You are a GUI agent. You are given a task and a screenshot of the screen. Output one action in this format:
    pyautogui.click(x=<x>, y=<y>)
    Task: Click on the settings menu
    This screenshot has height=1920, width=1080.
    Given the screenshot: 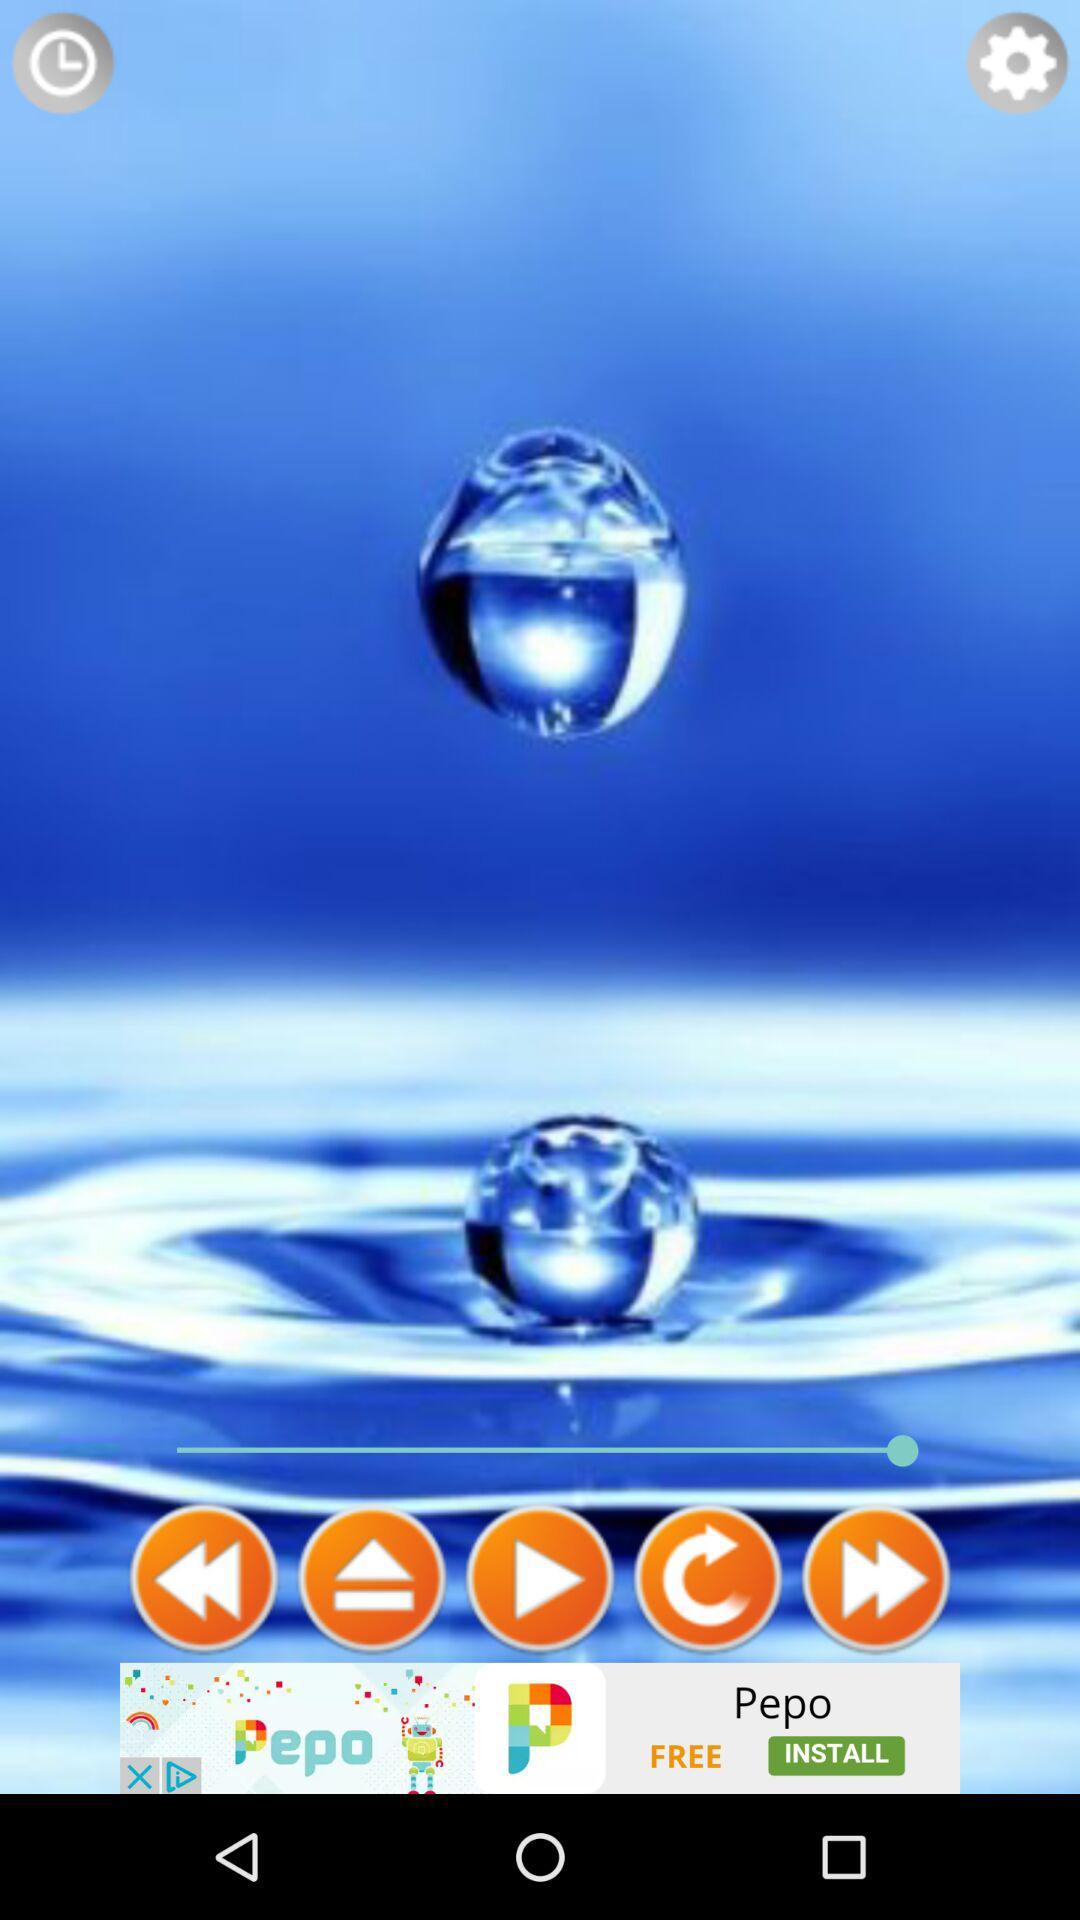 What is the action you would take?
    pyautogui.click(x=1017, y=62)
    